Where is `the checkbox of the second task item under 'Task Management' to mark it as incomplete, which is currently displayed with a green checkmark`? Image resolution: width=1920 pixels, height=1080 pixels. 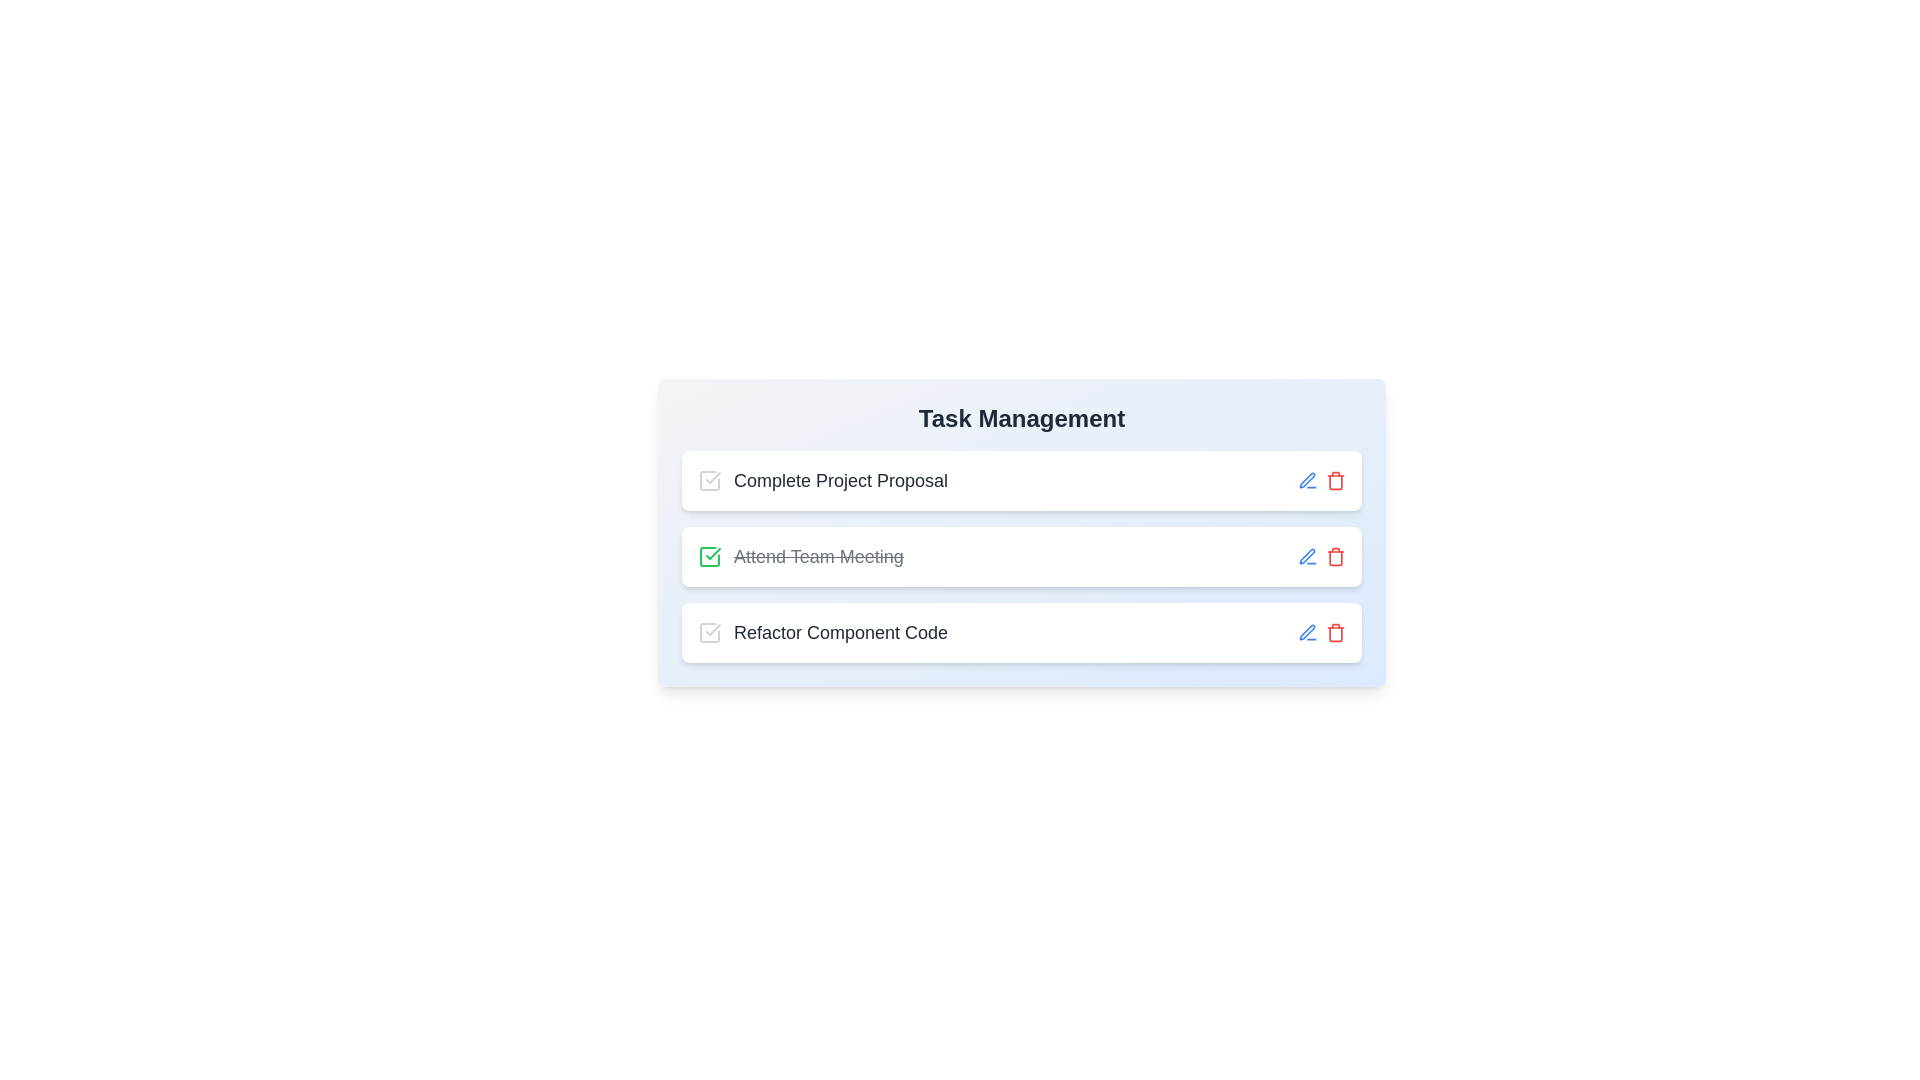
the checkbox of the second task item under 'Task Management' to mark it as incomplete, which is currently displayed with a green checkmark is located at coordinates (1022, 531).